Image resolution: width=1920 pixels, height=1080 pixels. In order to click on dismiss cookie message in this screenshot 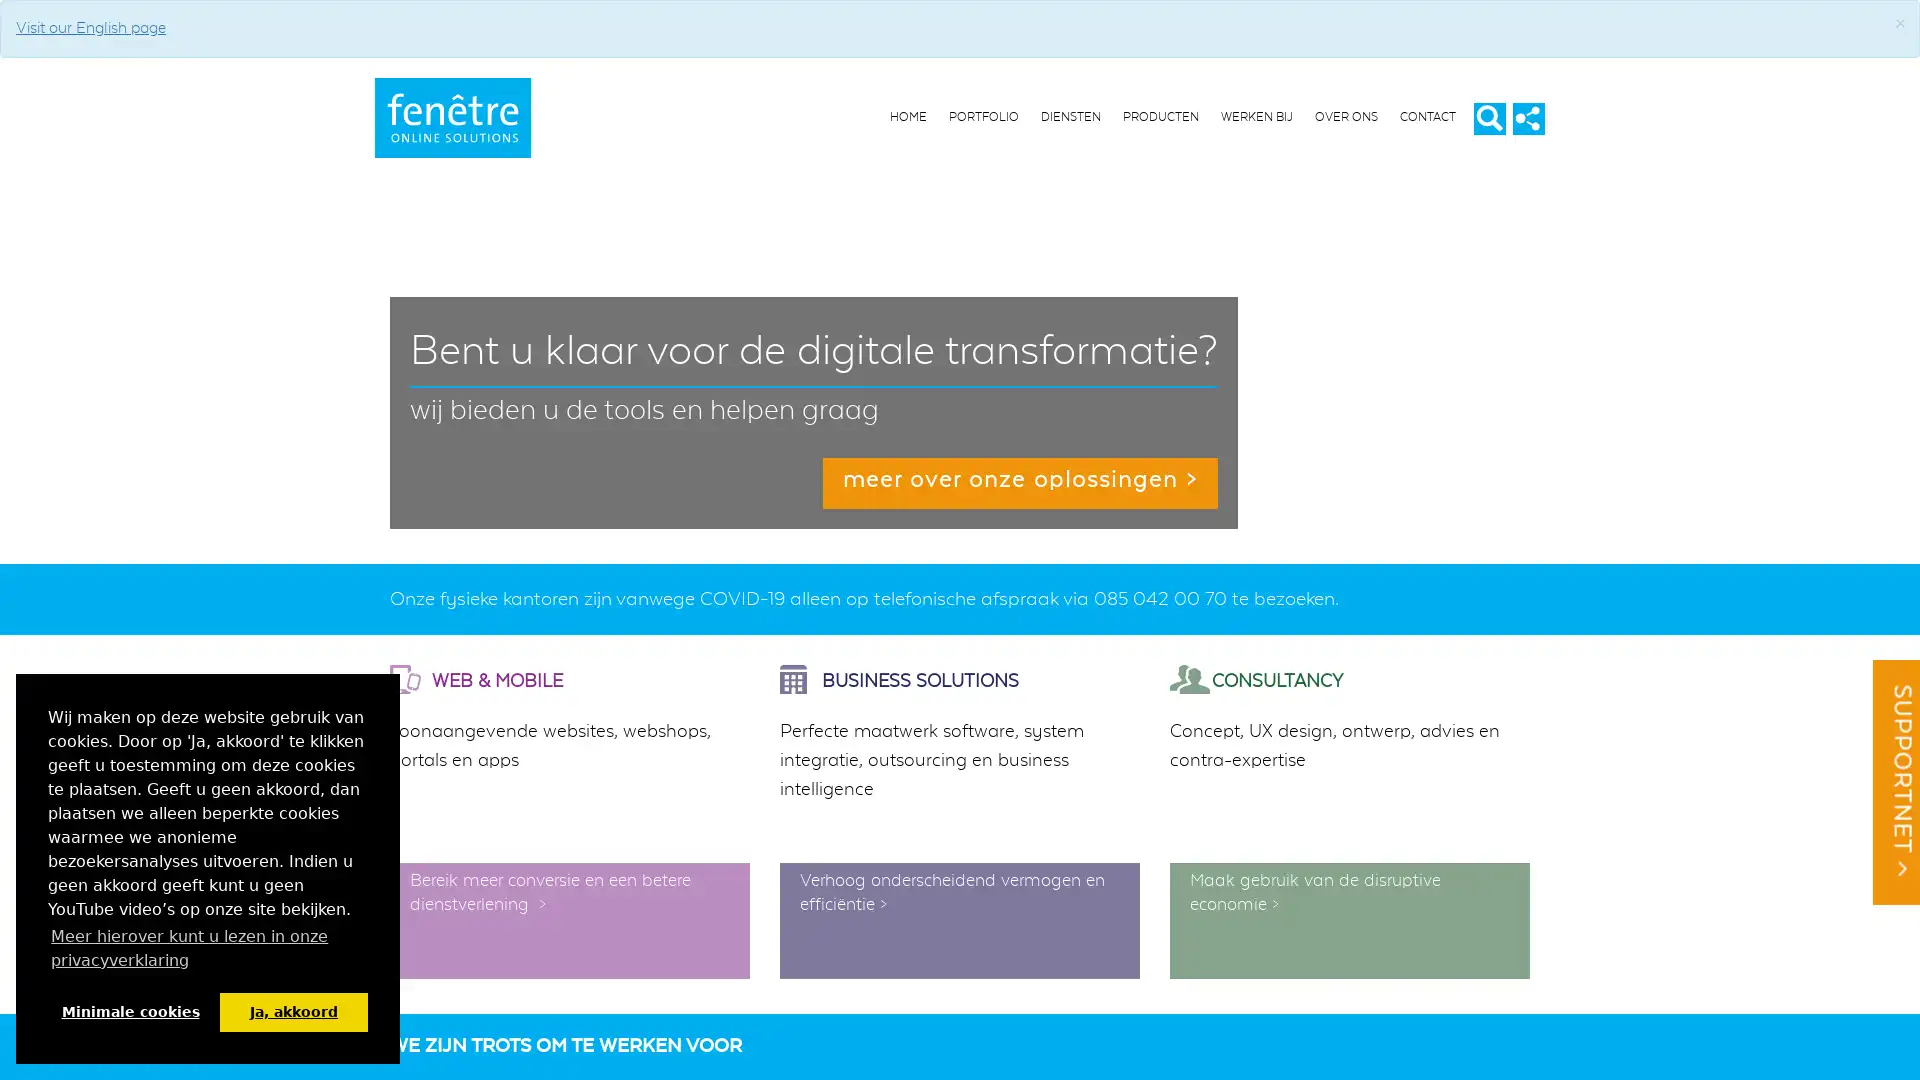, I will do `click(129, 1011)`.